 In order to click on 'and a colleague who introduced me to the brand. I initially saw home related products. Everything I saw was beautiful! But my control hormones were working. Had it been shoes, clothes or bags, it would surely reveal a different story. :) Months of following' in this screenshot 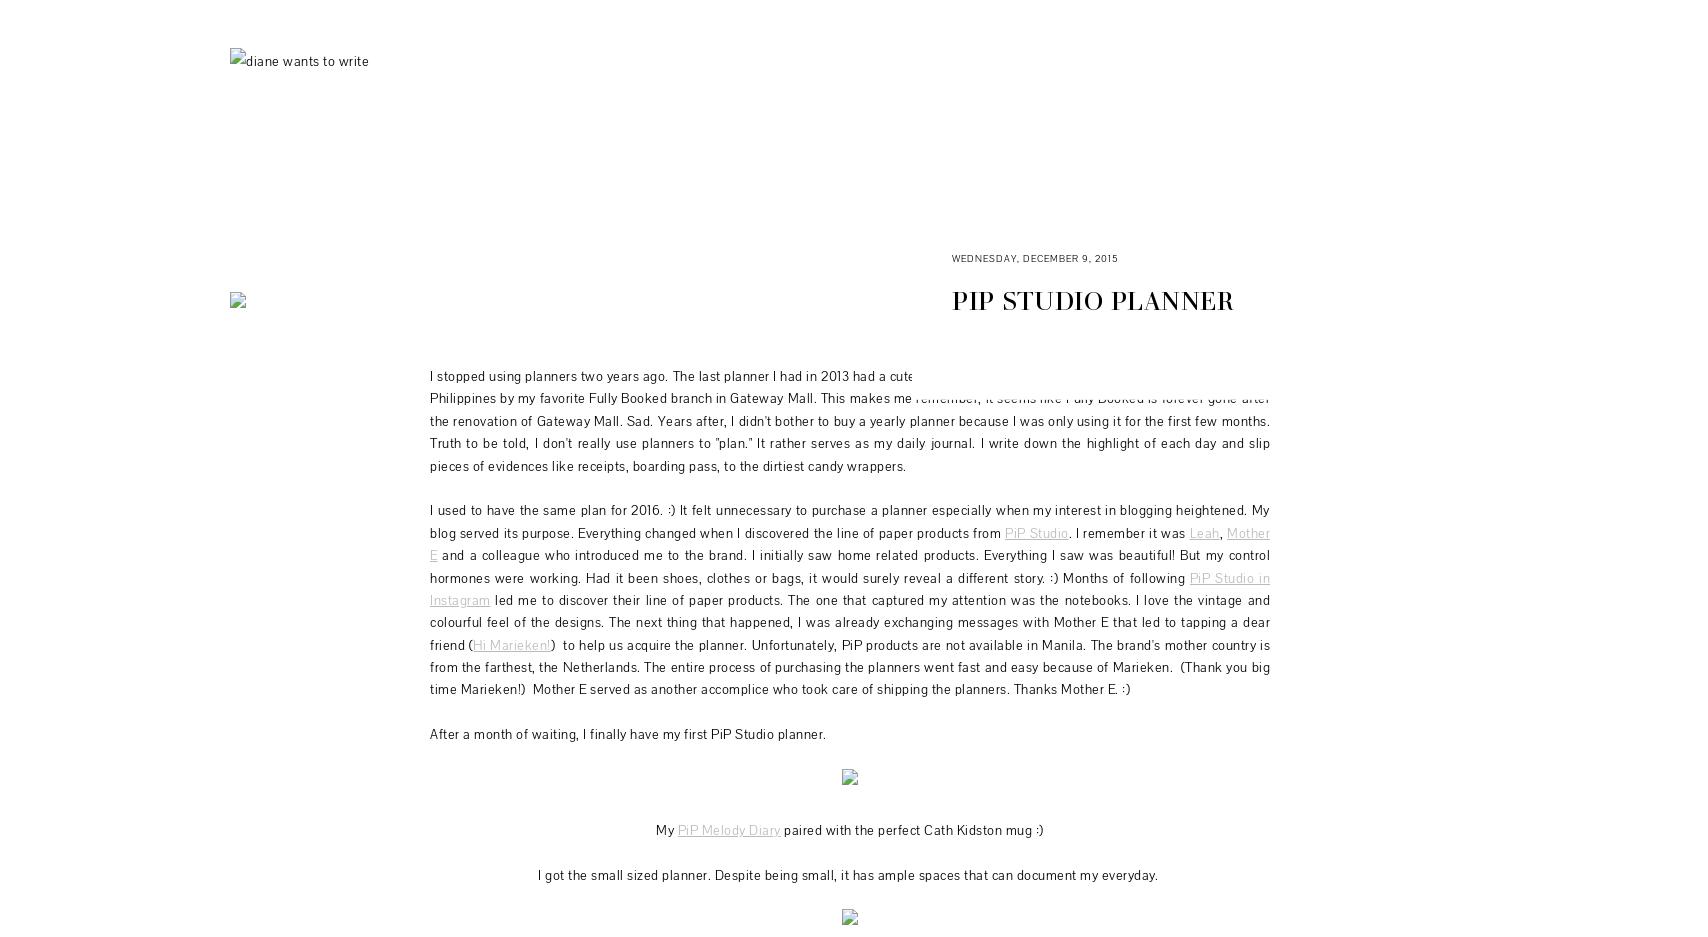, I will do `click(850, 566)`.